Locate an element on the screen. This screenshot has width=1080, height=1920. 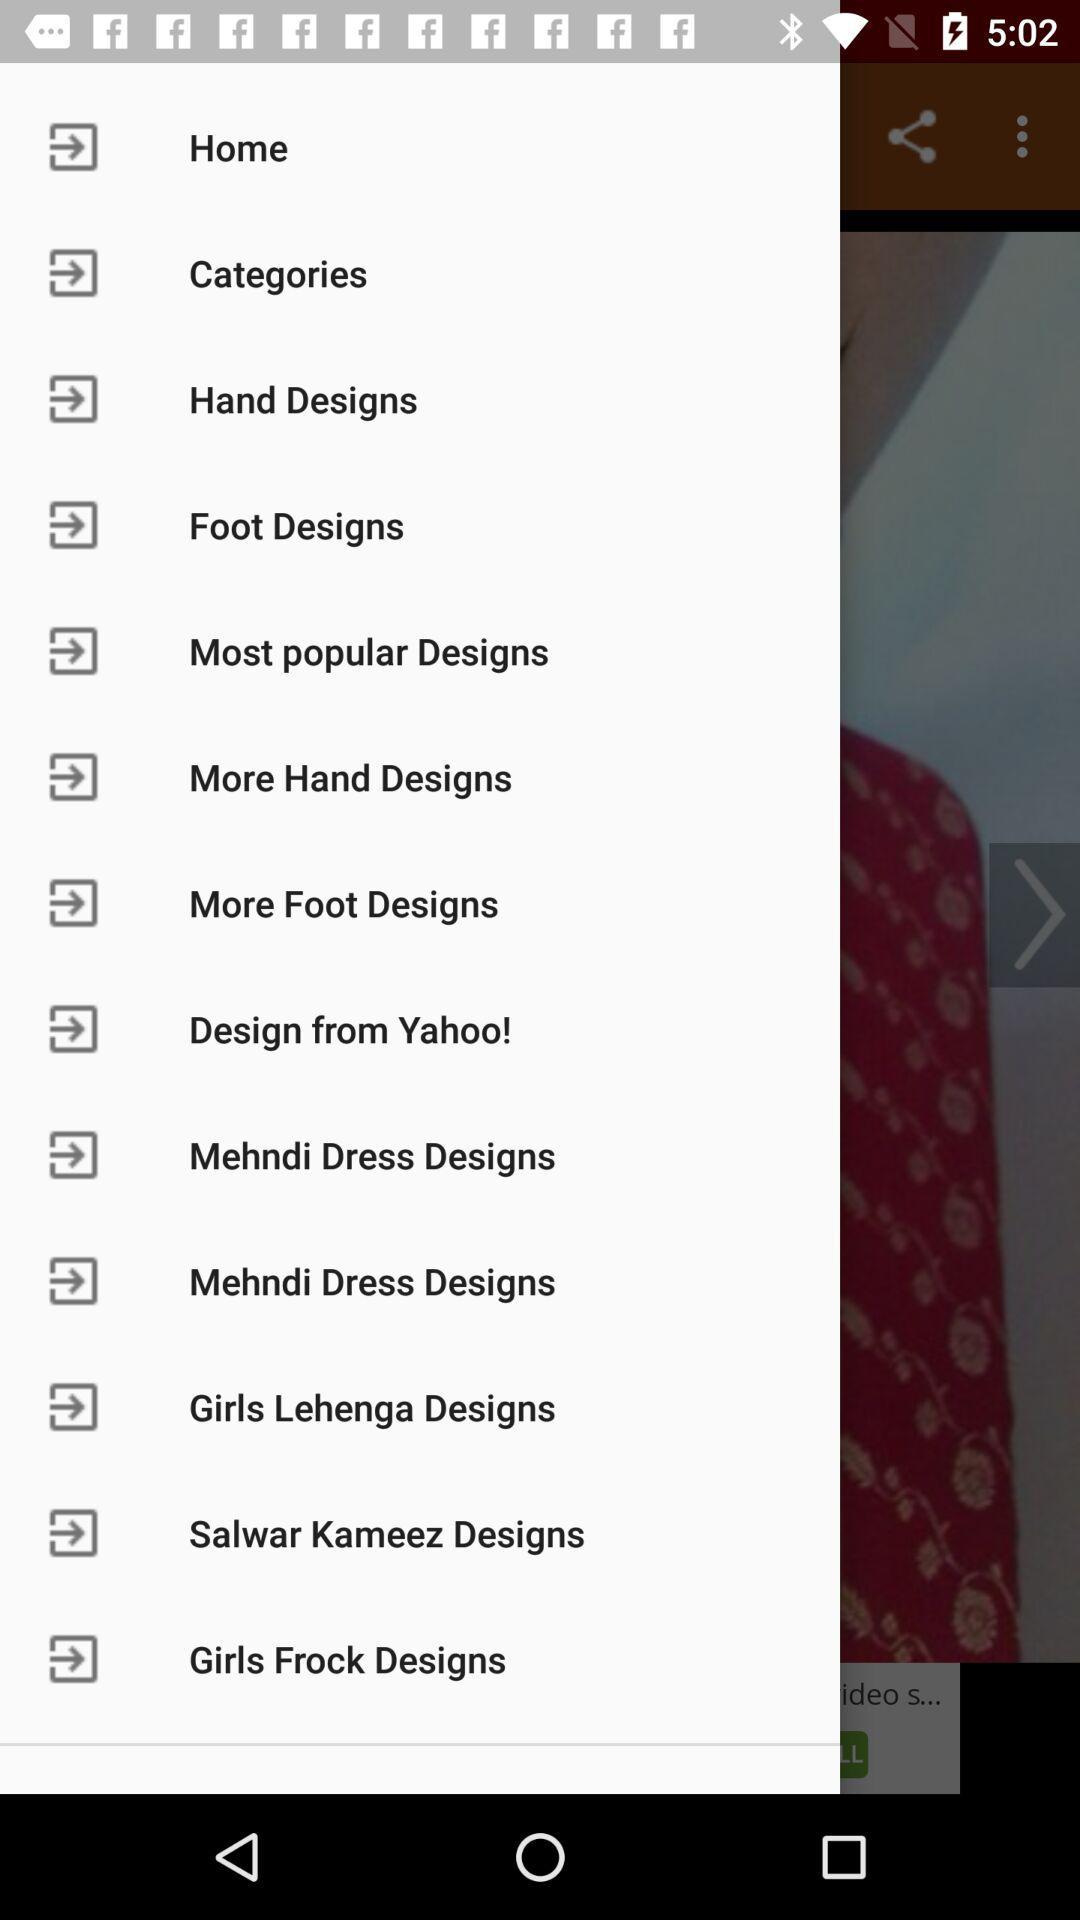
various options to select is located at coordinates (540, 935).